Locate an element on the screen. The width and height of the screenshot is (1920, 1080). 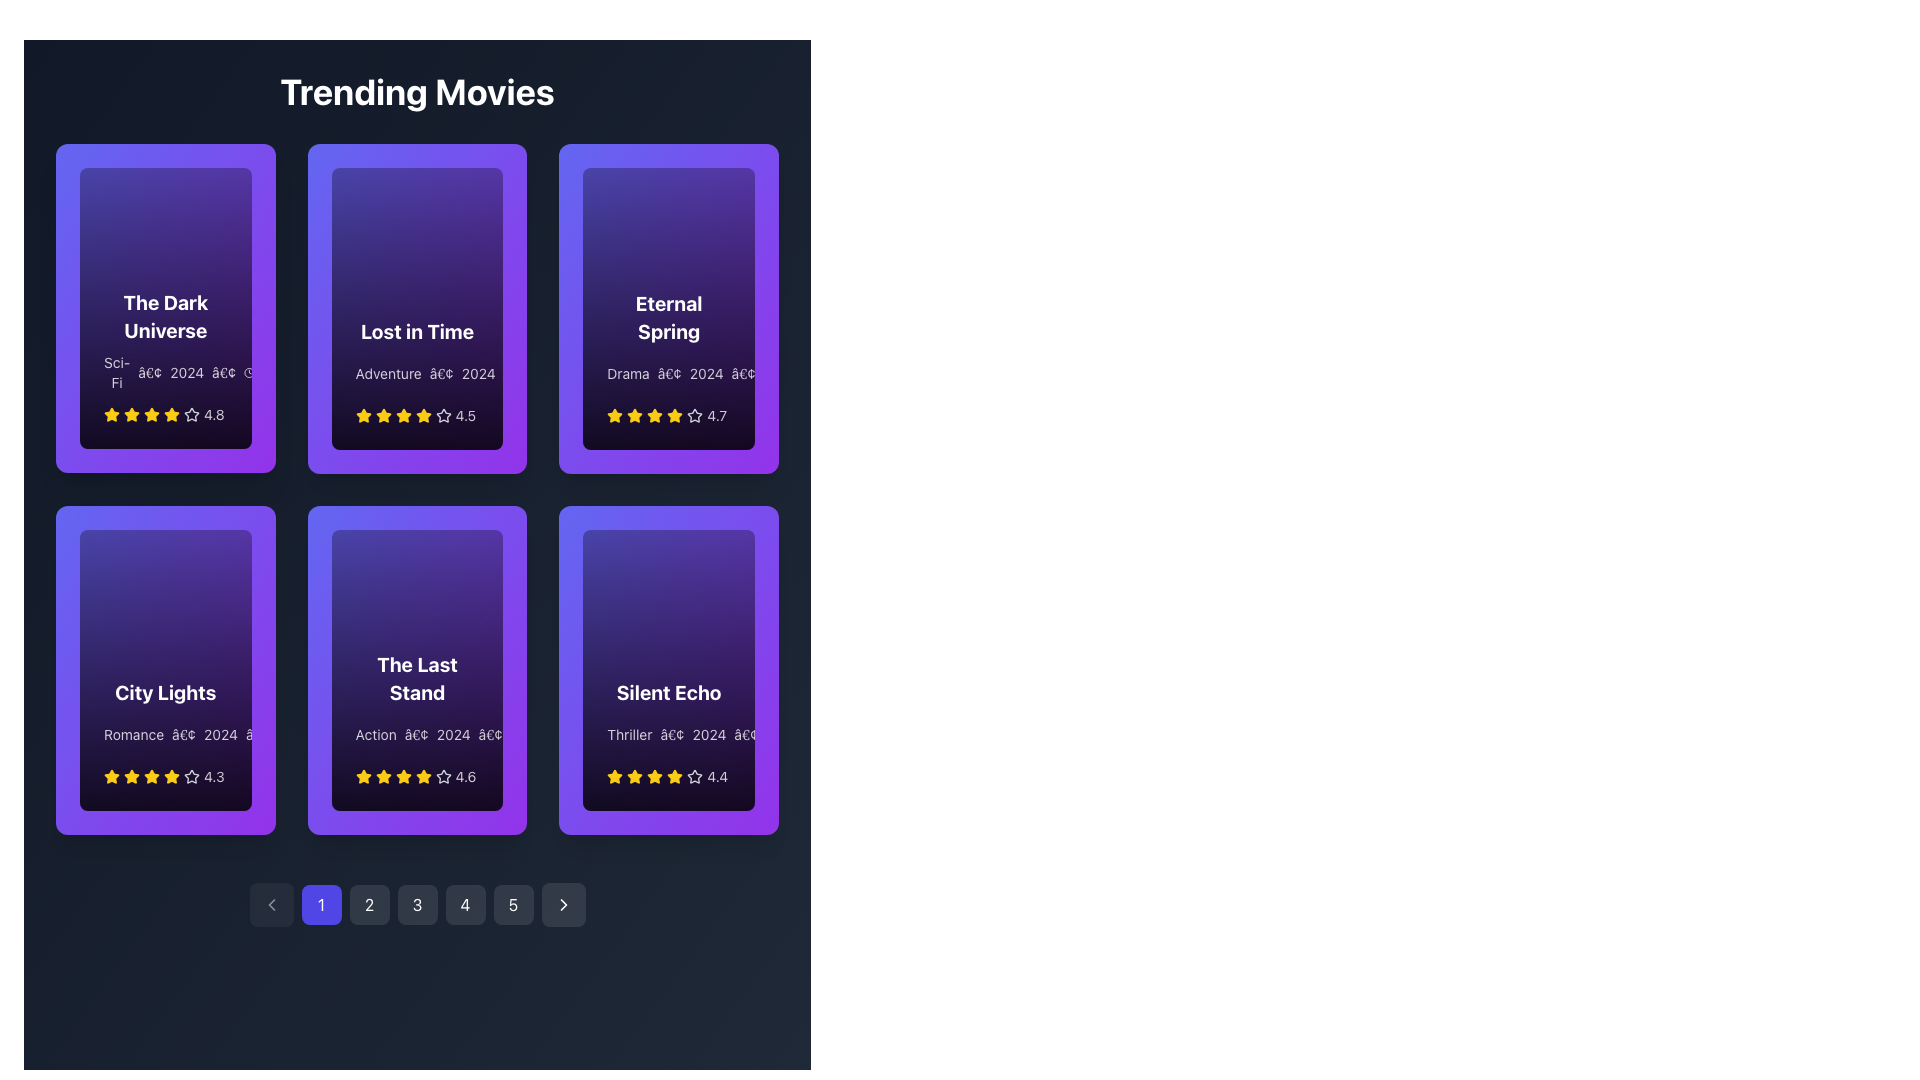
the Play button, which is a triangular shape surrounded by a circular button with a purple gradient background, located in the lower-right card labeled 'Silent Echo' in the 'Trending Movies' section is located at coordinates (743, 547).